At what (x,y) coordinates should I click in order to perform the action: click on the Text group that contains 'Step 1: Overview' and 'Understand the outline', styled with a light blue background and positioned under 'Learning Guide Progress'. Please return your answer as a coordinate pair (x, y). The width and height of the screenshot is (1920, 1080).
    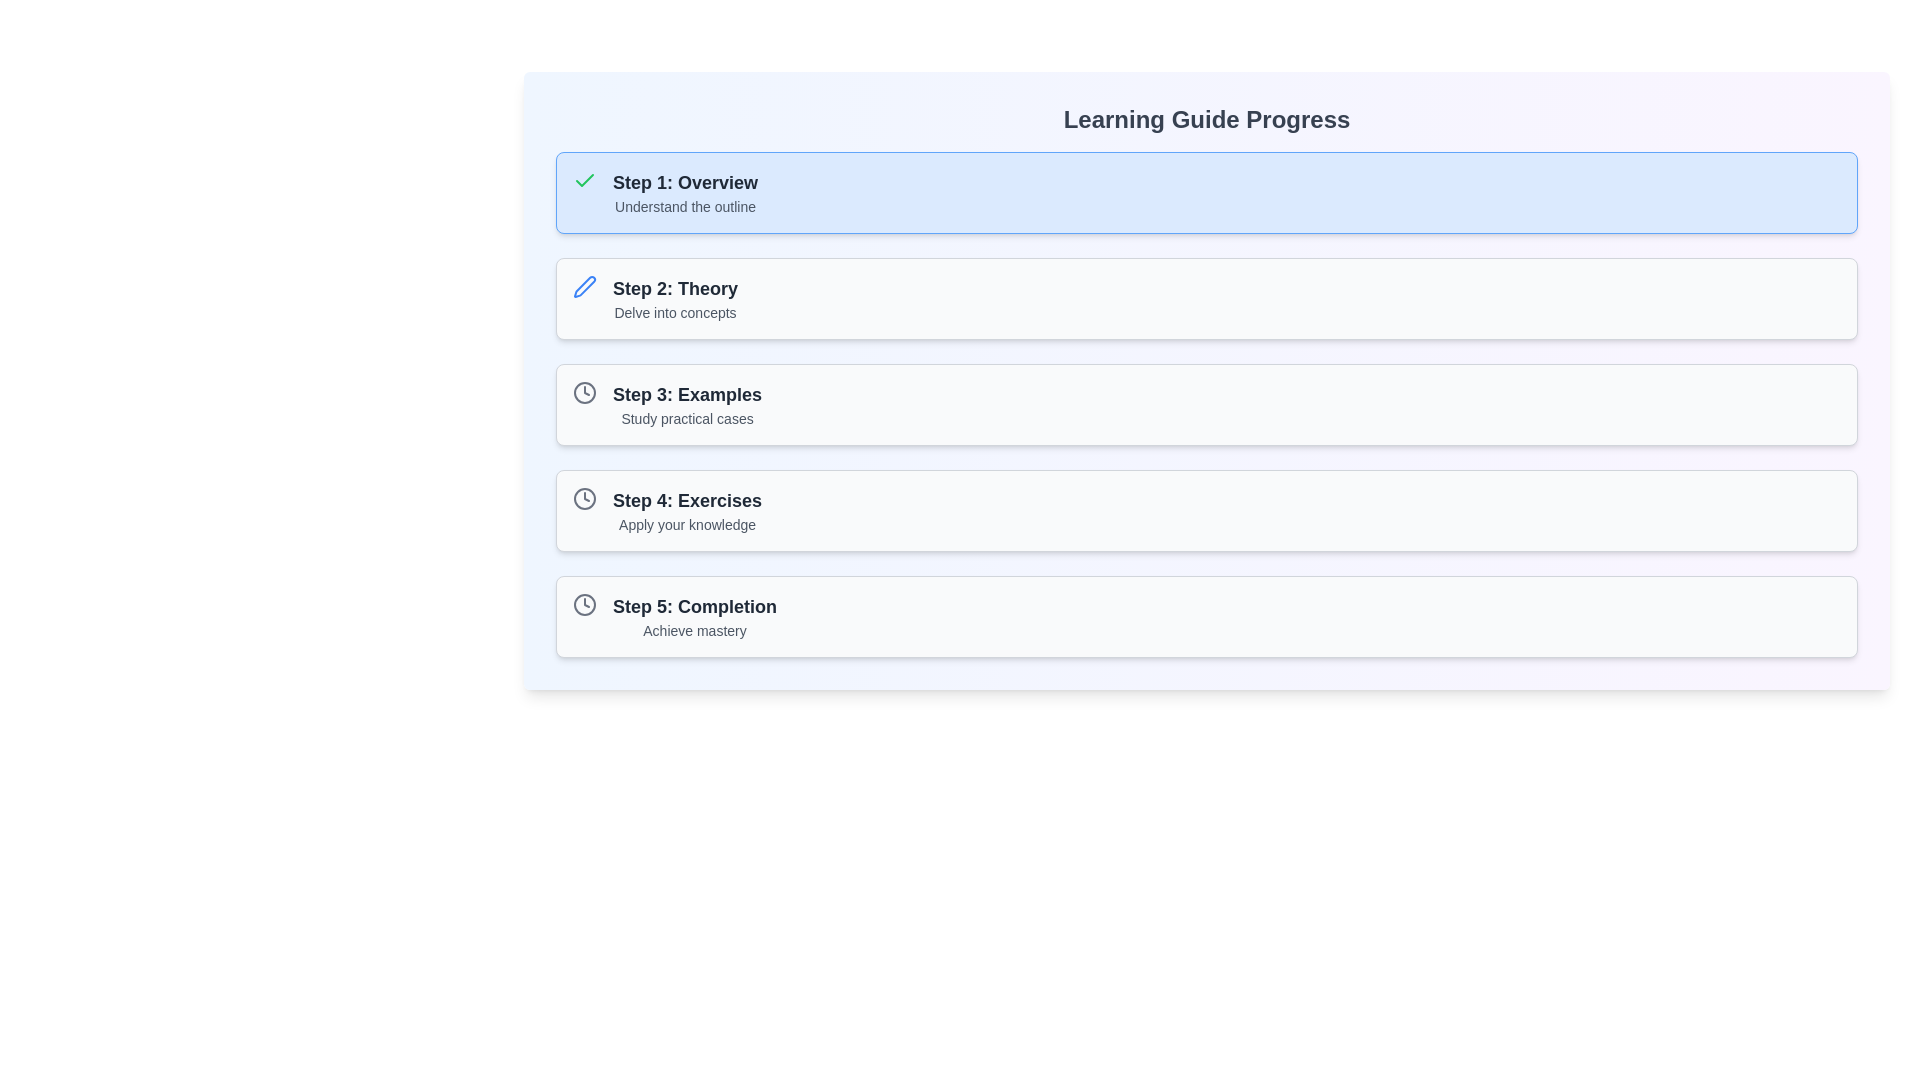
    Looking at the image, I should click on (685, 192).